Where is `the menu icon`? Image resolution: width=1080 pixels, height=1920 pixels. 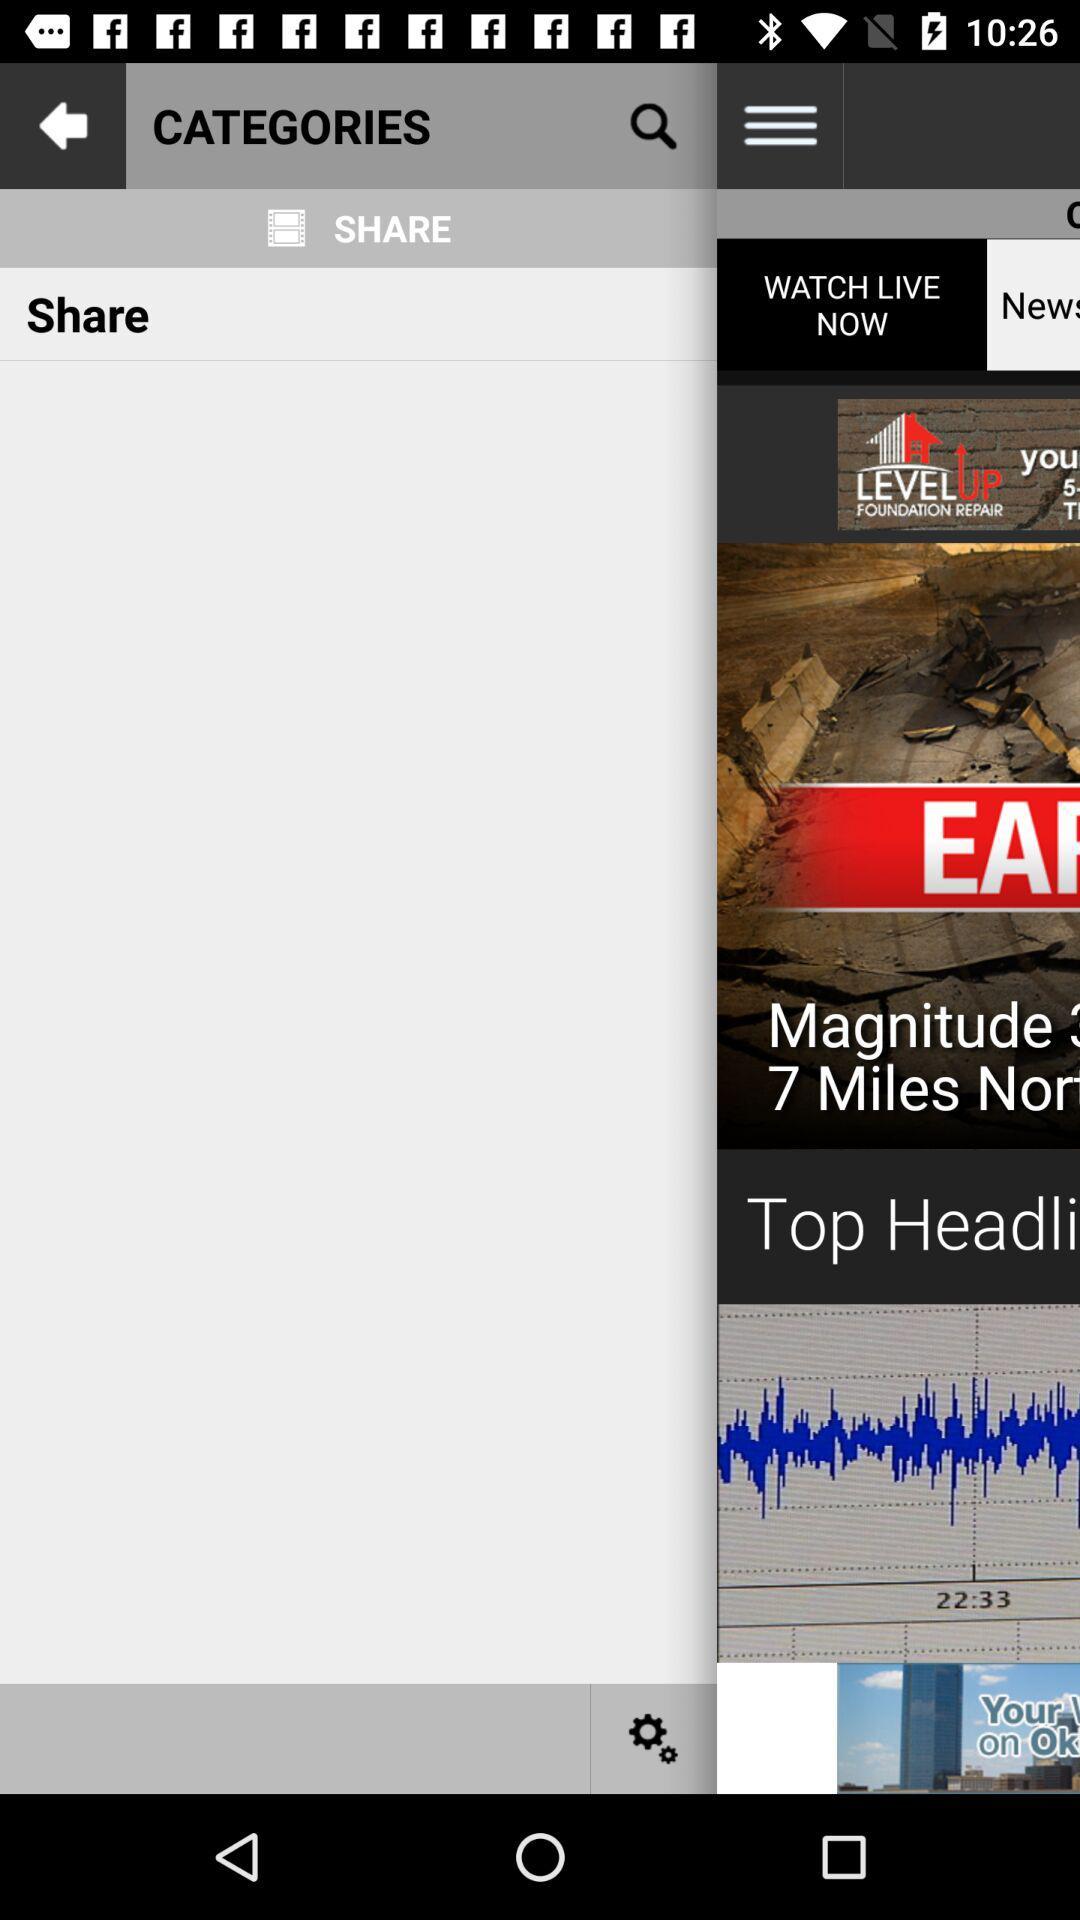
the menu icon is located at coordinates (778, 124).